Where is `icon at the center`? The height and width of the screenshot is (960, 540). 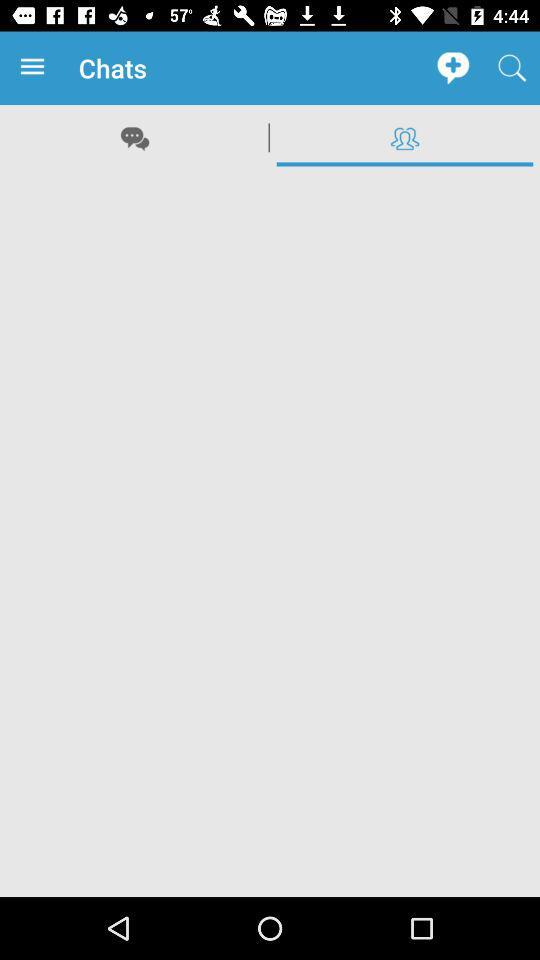 icon at the center is located at coordinates (270, 532).